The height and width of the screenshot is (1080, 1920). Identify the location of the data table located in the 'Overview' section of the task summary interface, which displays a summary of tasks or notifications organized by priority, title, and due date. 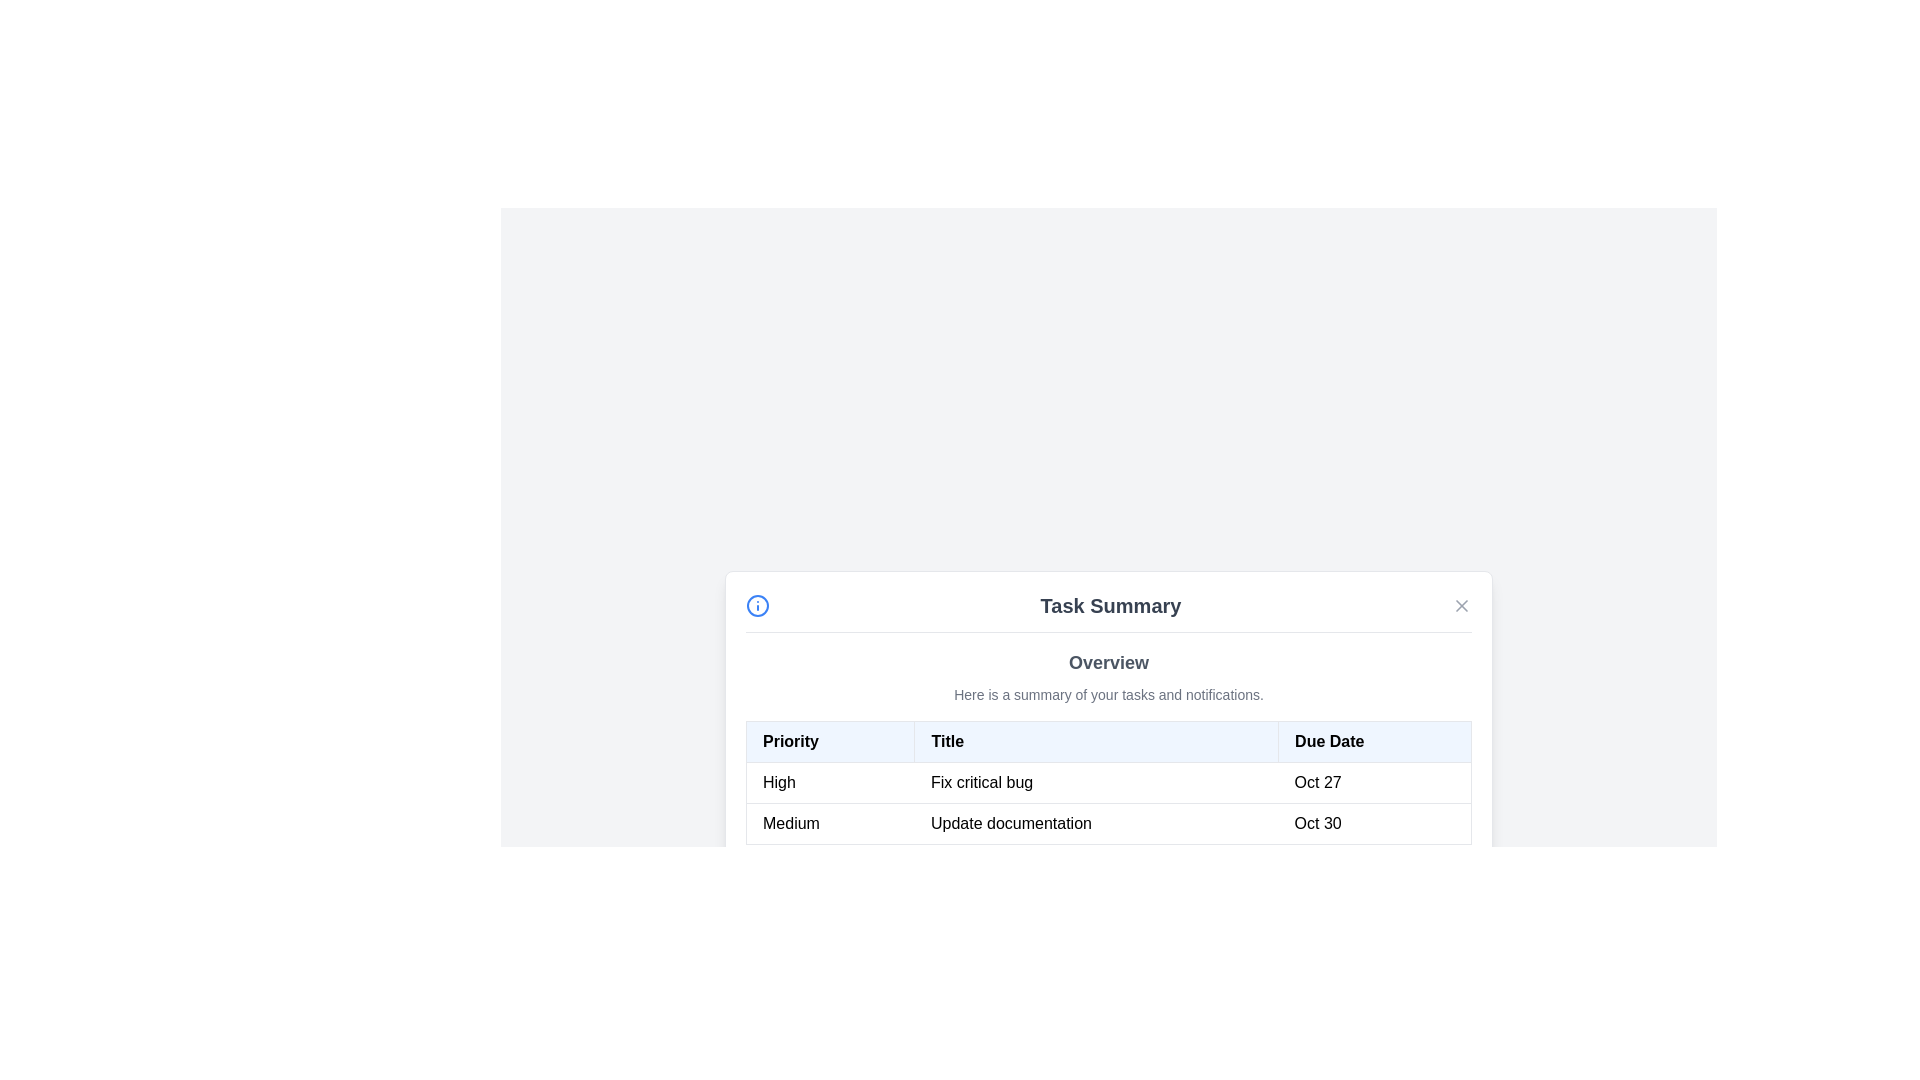
(1107, 781).